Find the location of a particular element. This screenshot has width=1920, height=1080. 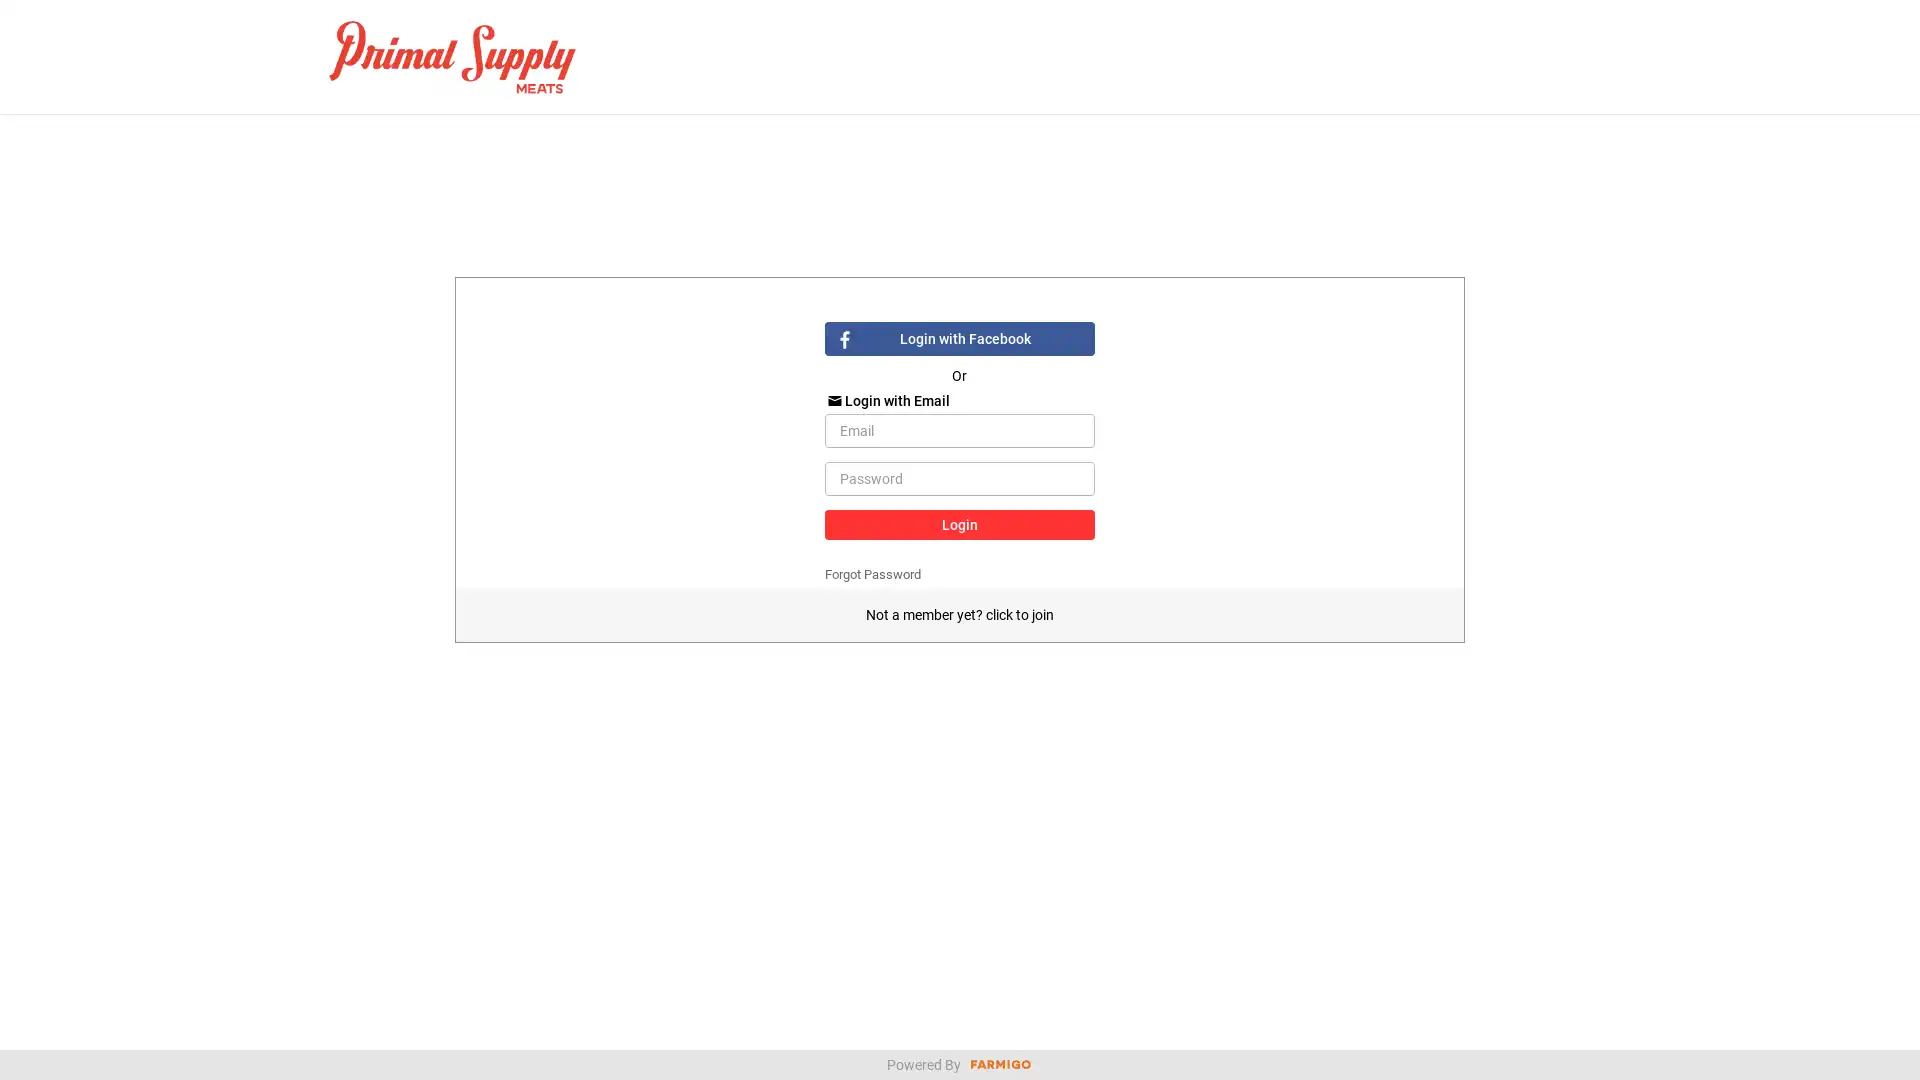

Login is located at coordinates (958, 523).